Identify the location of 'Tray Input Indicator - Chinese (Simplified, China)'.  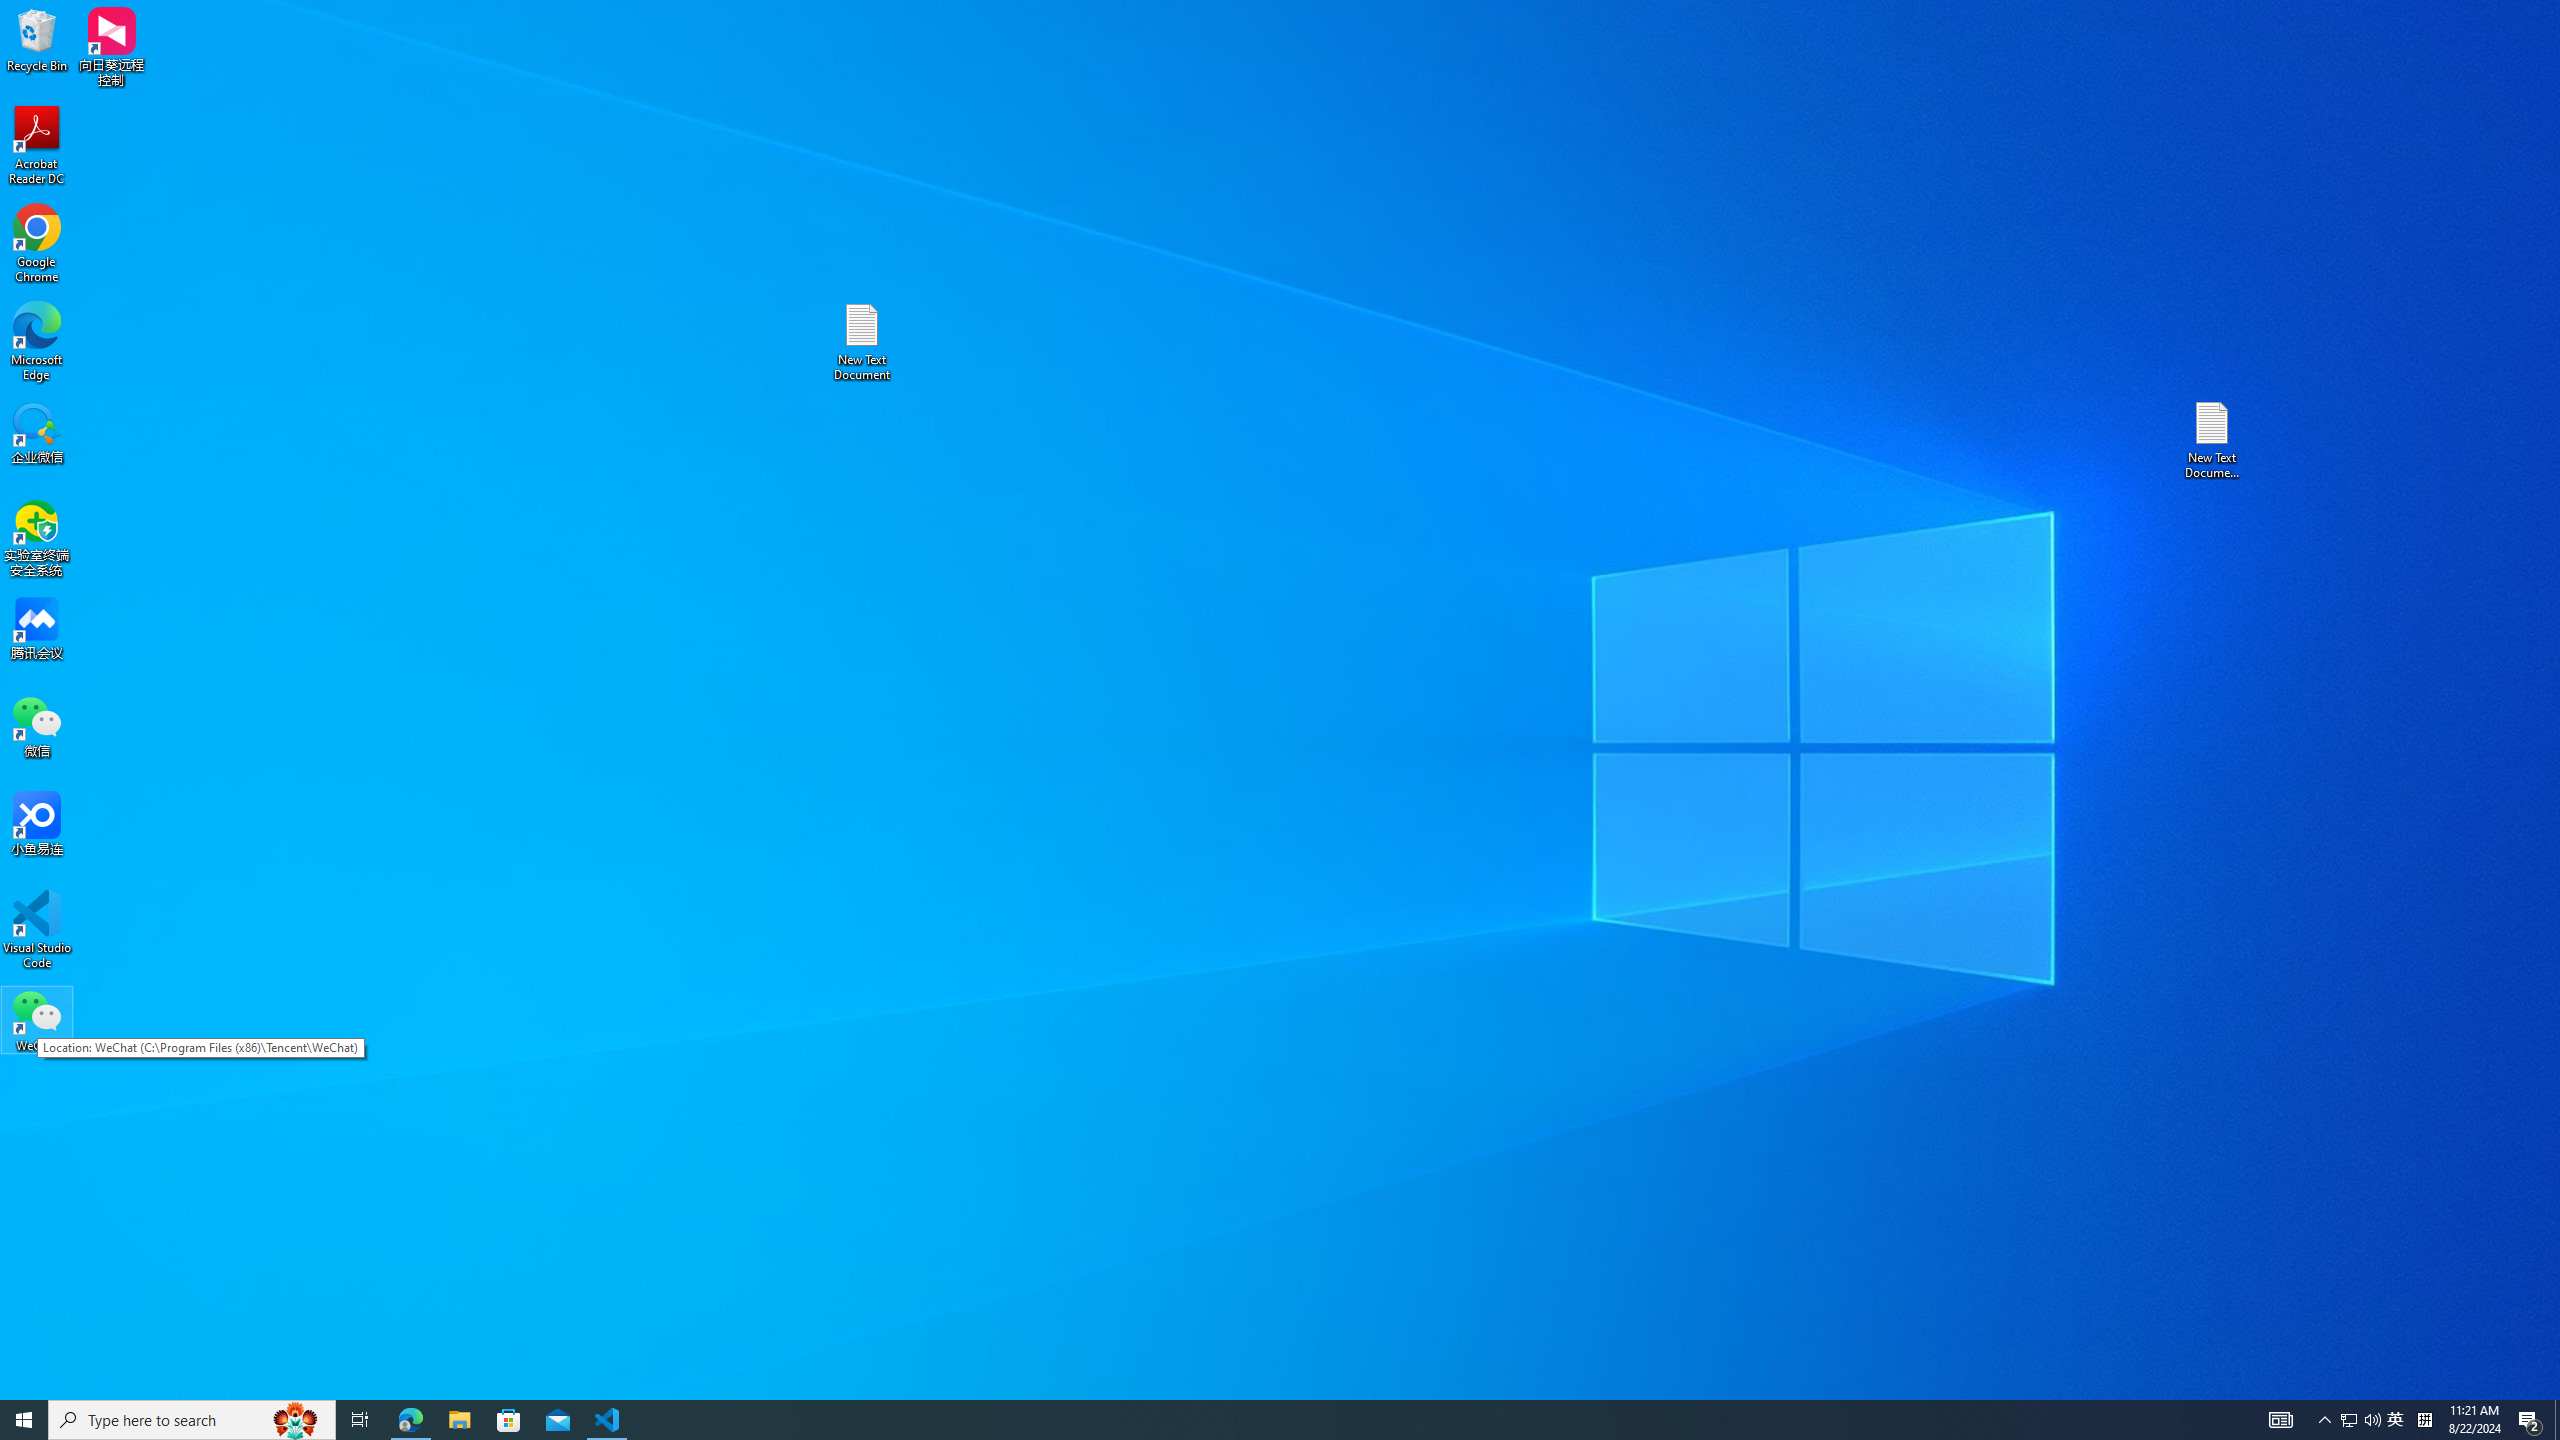
(2396, 1418).